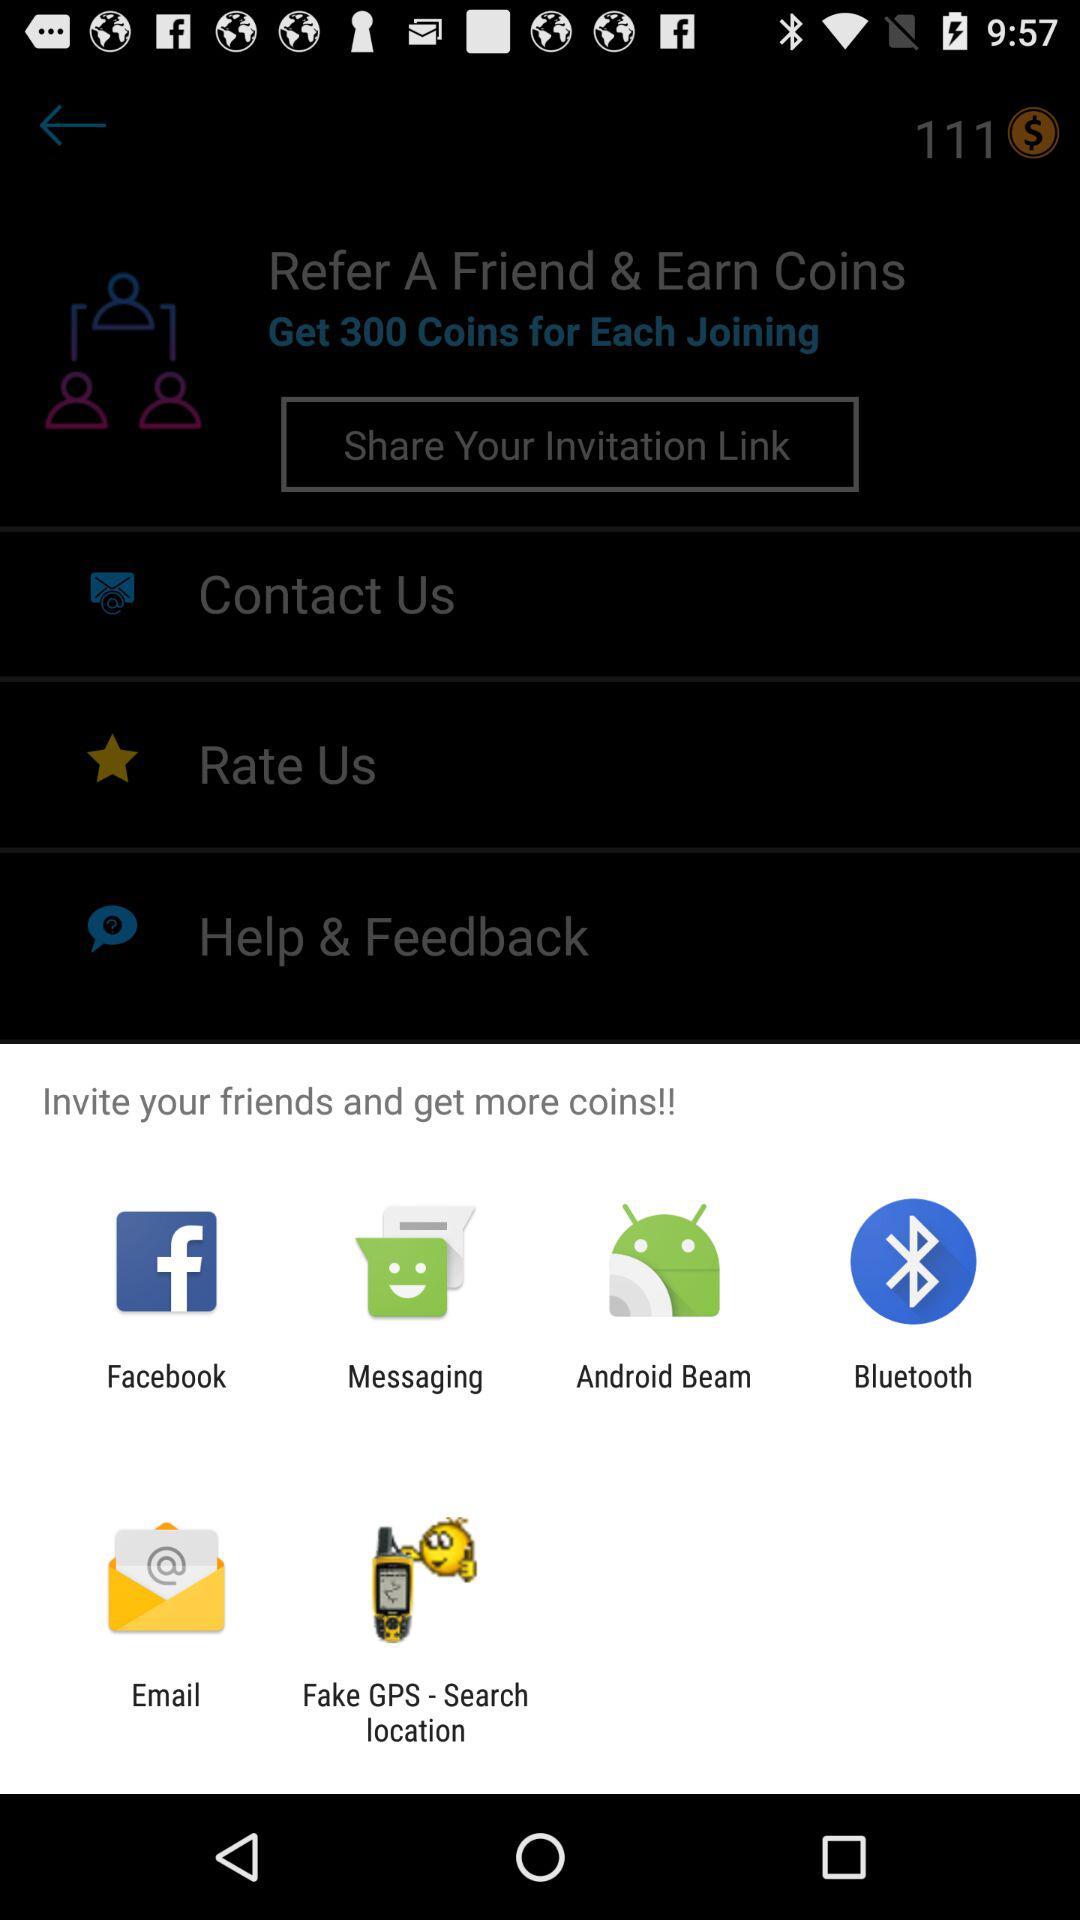  Describe the element at coordinates (165, 1711) in the screenshot. I see `the item to the left of fake gps search app` at that location.